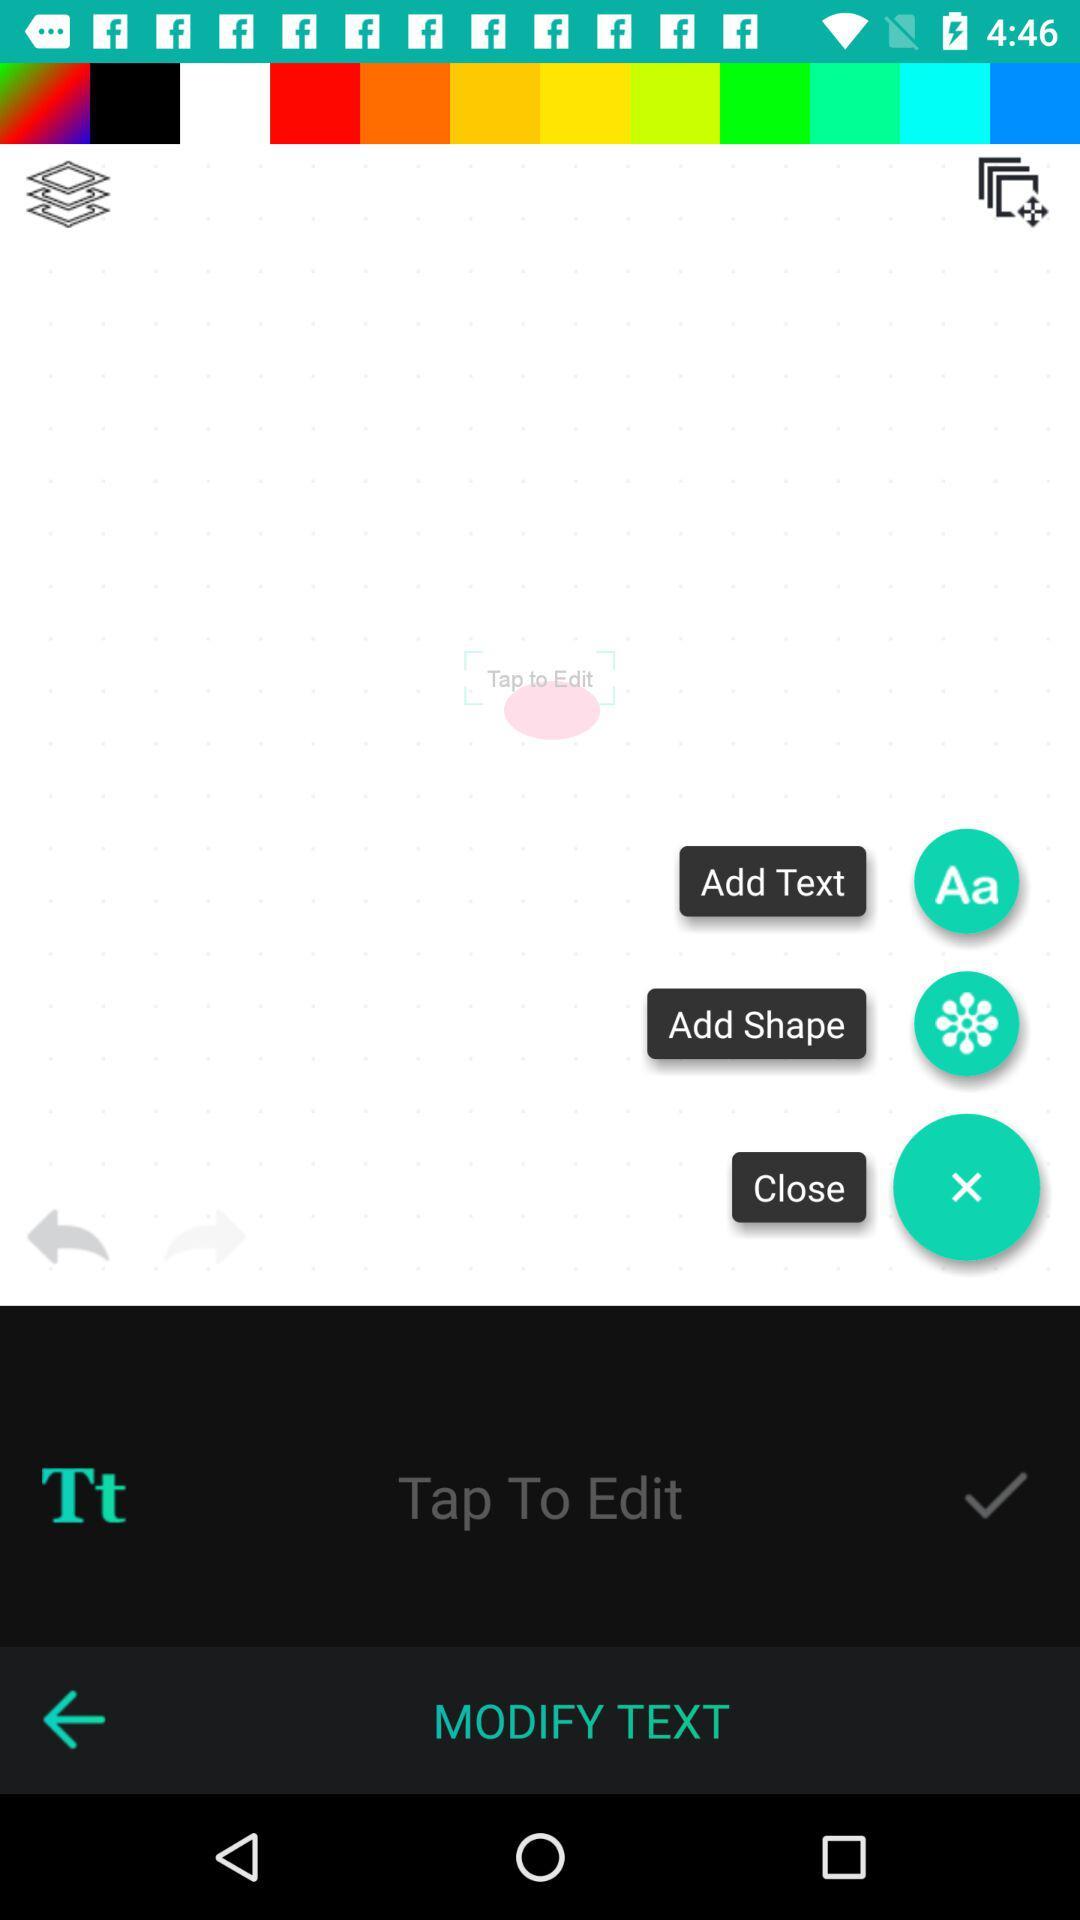  I want to click on shape to logo, so click(965, 1023).